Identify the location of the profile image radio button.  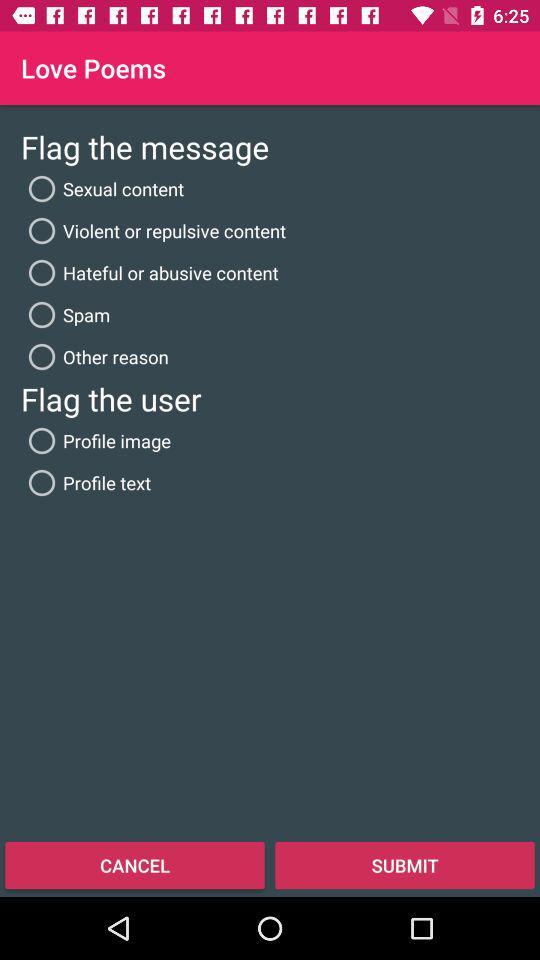
(95, 441).